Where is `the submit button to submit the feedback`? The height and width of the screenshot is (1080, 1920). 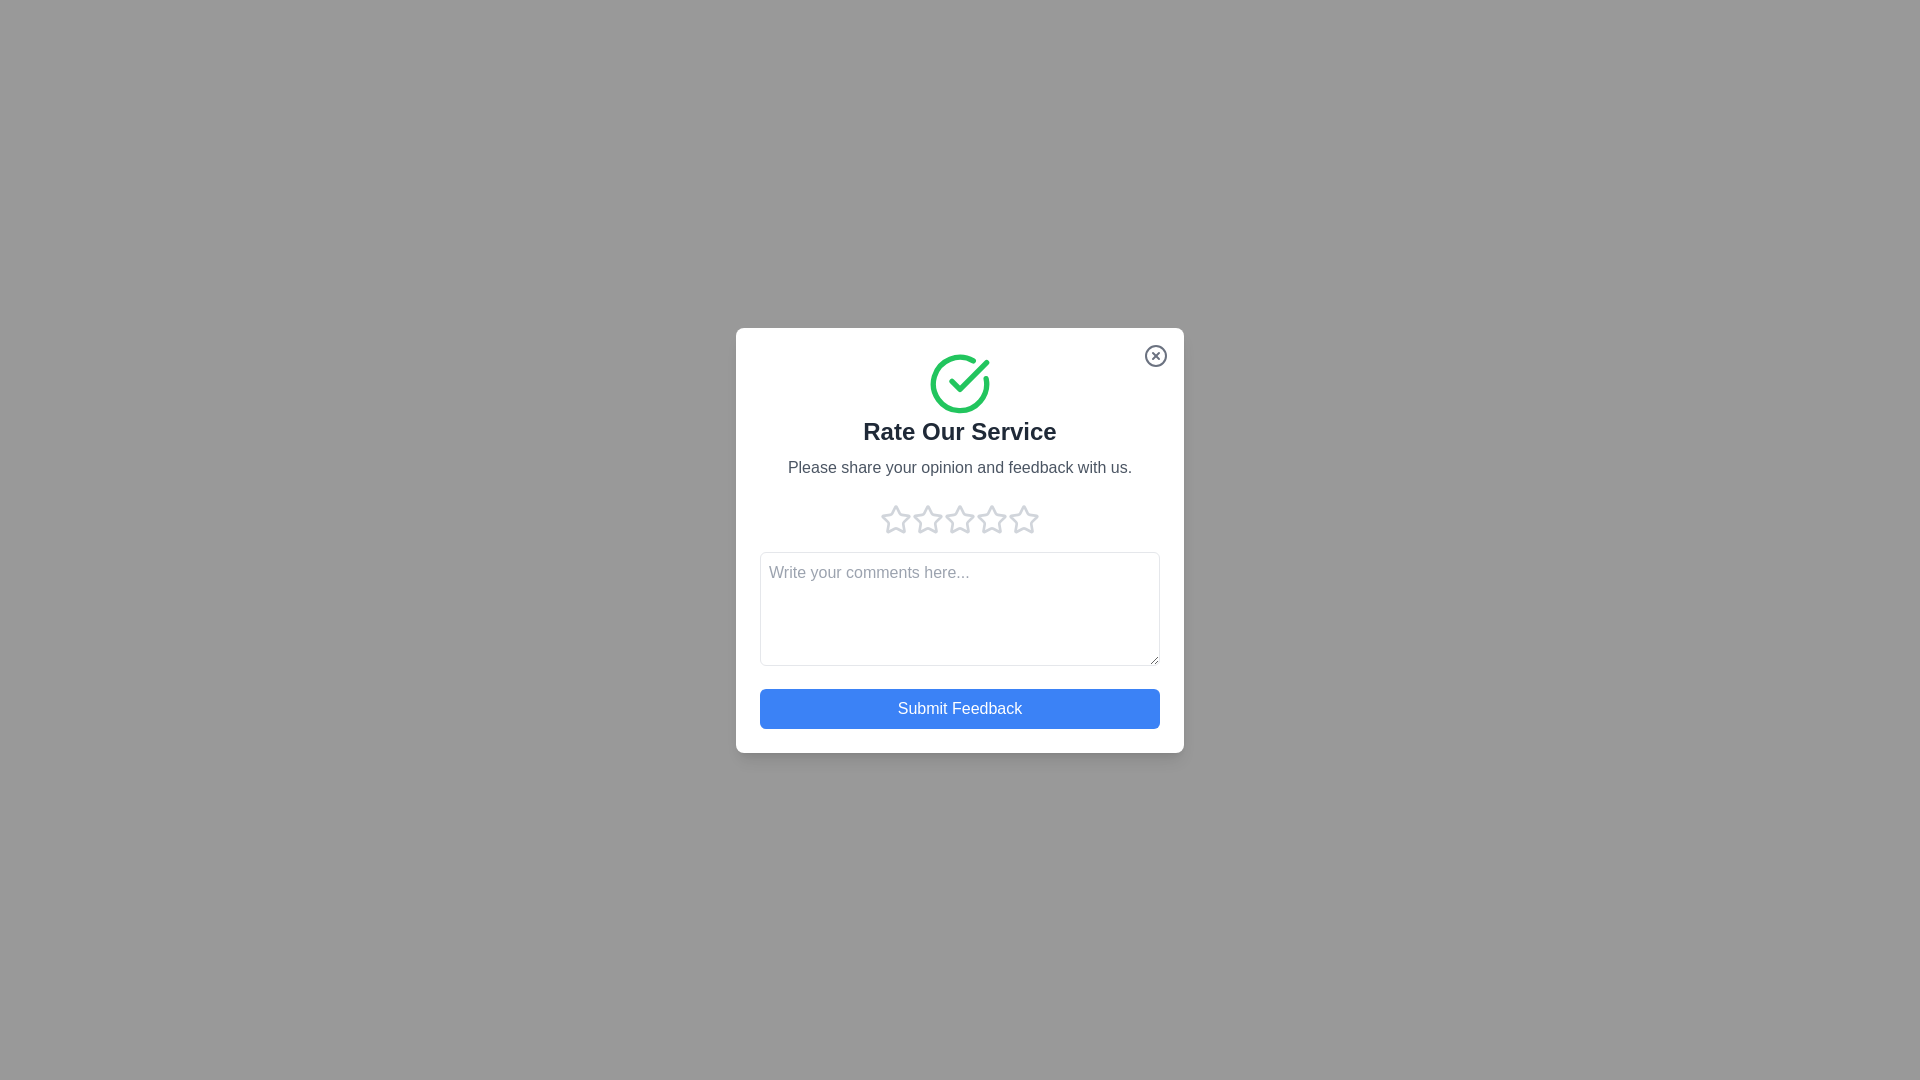 the submit button to submit the feedback is located at coordinates (960, 707).